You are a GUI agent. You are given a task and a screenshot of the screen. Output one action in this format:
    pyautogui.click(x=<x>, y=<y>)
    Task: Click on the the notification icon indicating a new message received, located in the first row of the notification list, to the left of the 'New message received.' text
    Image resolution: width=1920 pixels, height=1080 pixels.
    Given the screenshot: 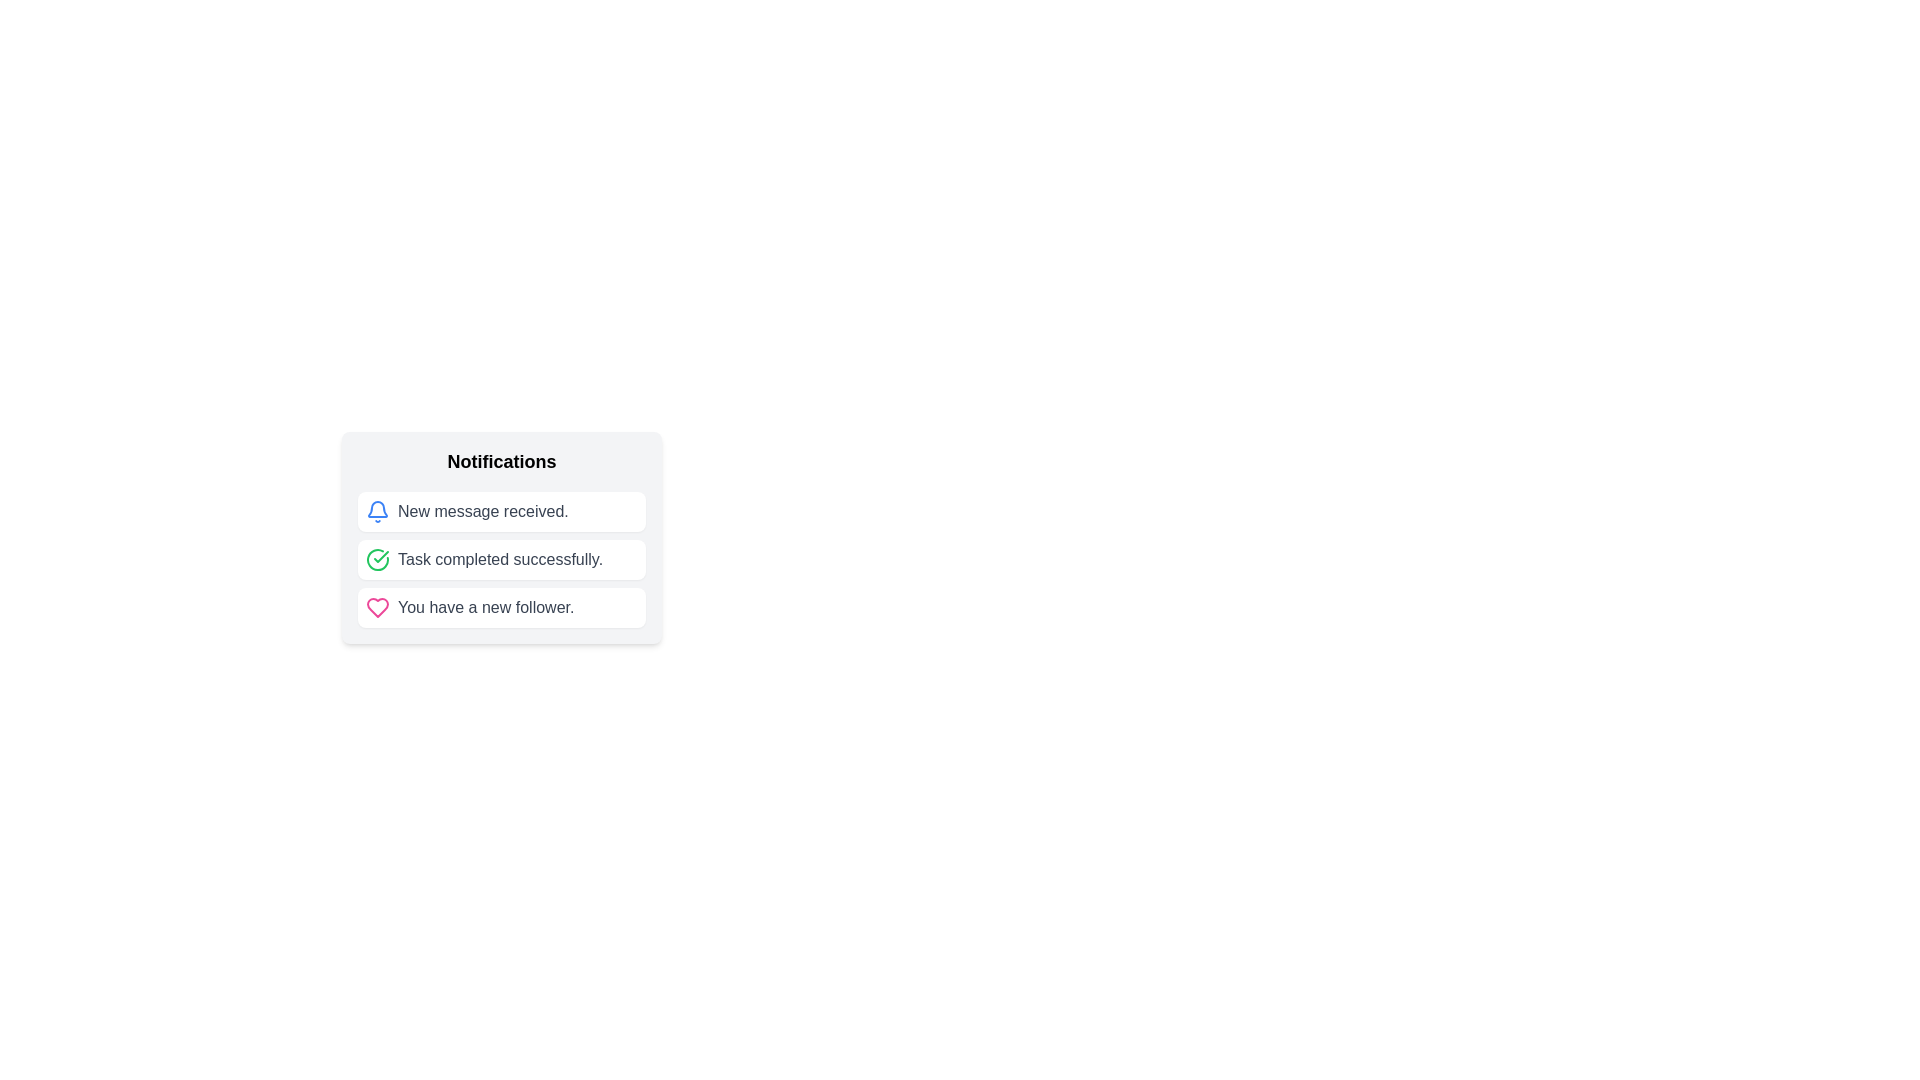 What is the action you would take?
    pyautogui.click(x=378, y=511)
    